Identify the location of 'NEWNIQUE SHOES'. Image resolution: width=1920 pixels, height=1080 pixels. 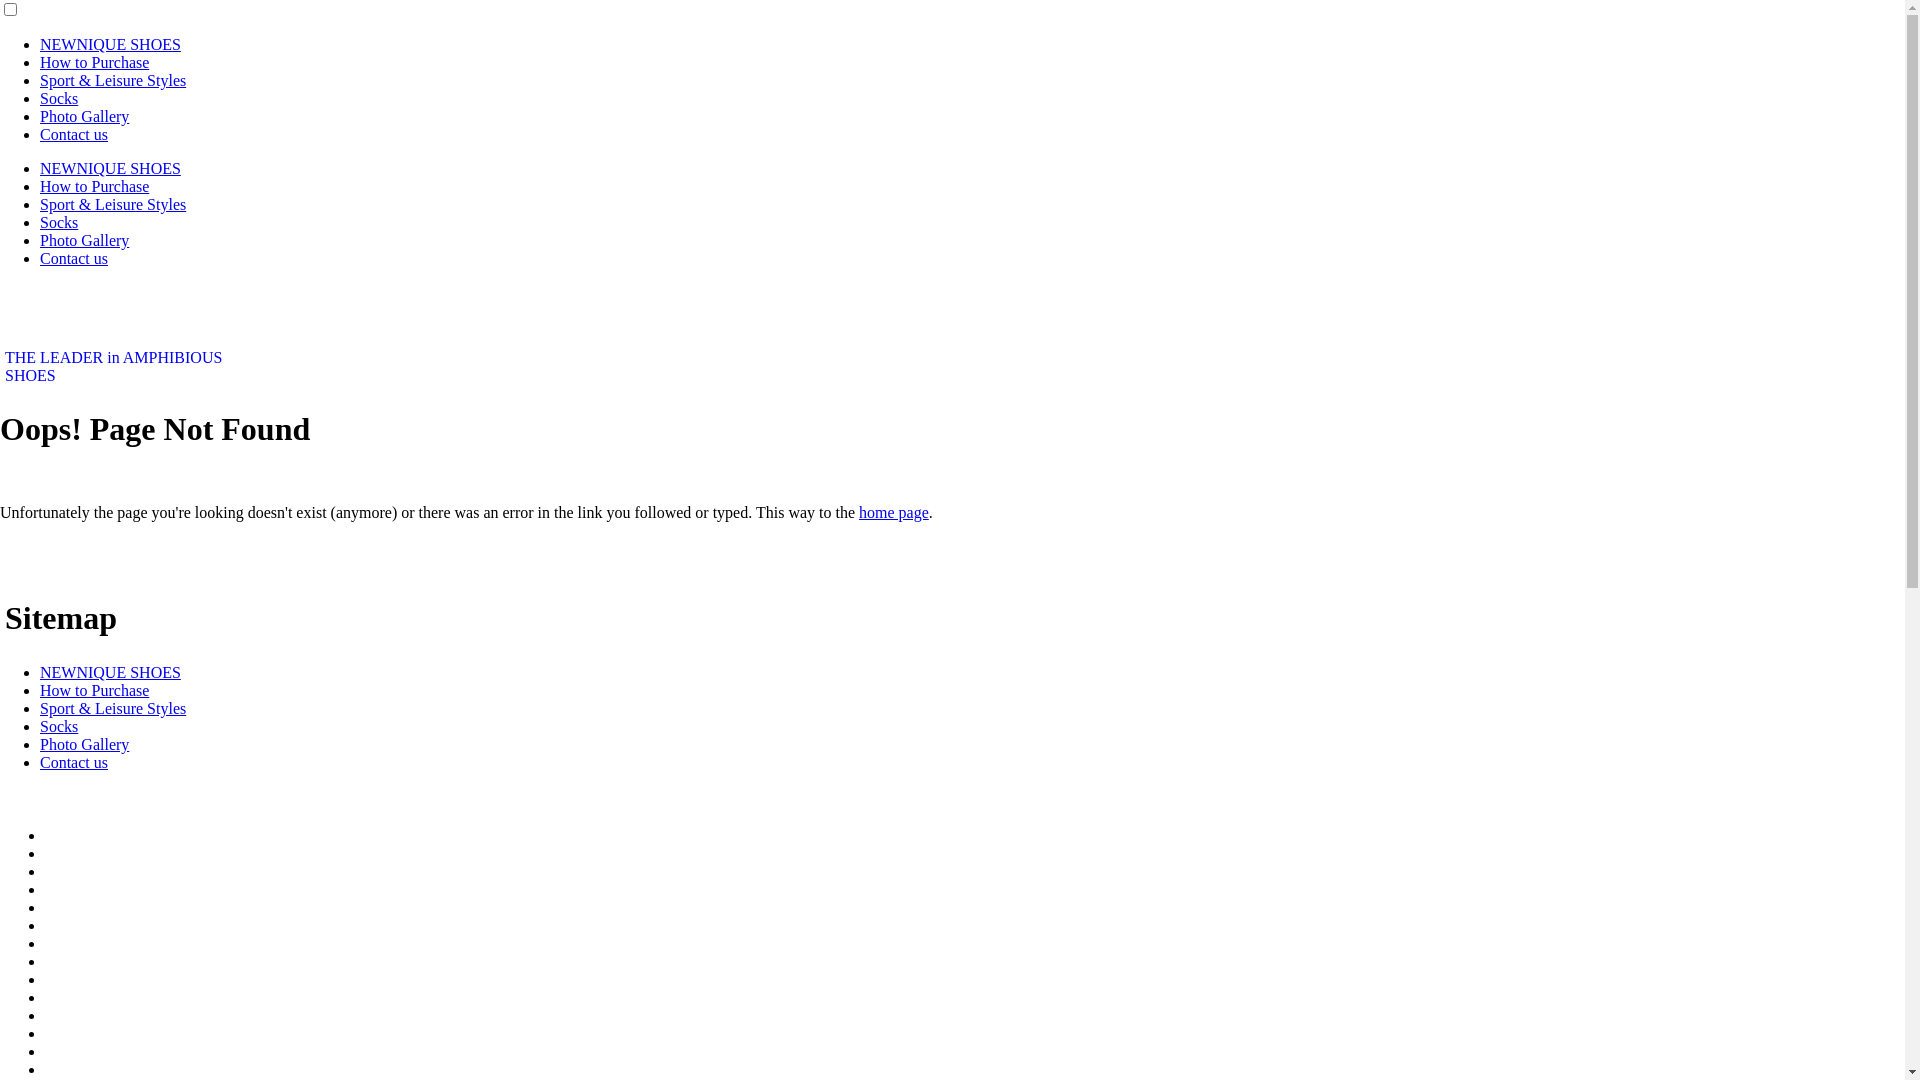
(109, 672).